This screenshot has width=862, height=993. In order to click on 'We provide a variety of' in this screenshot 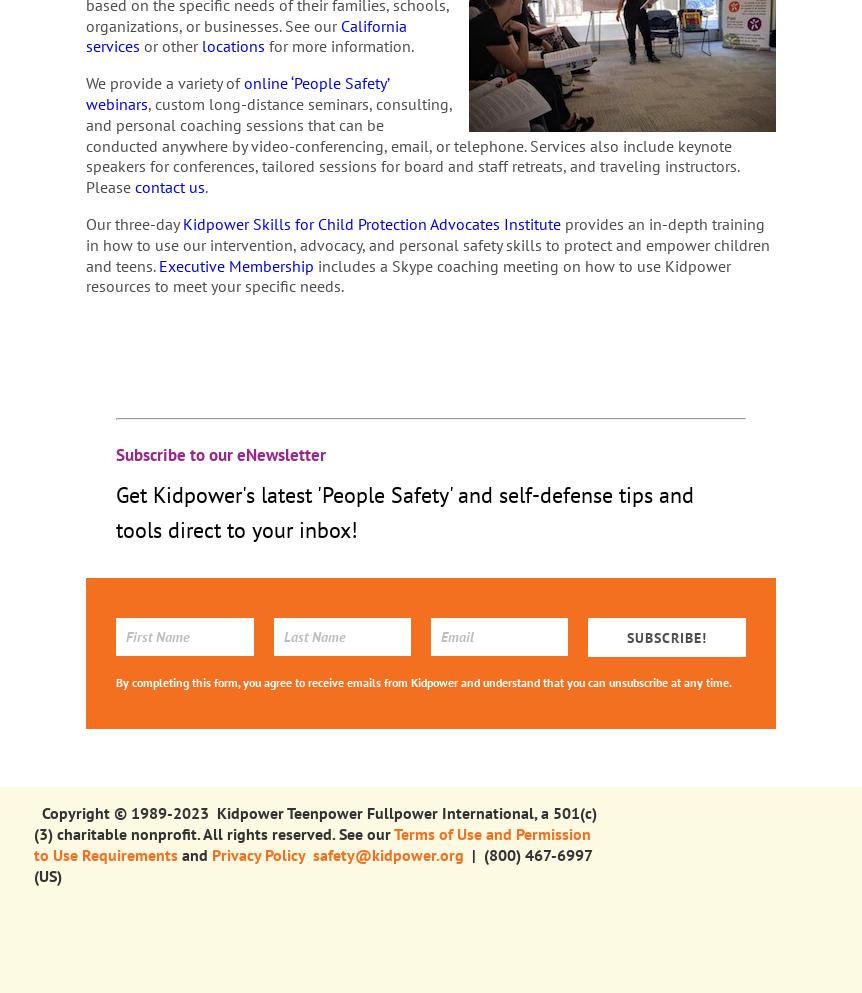, I will do `click(164, 82)`.